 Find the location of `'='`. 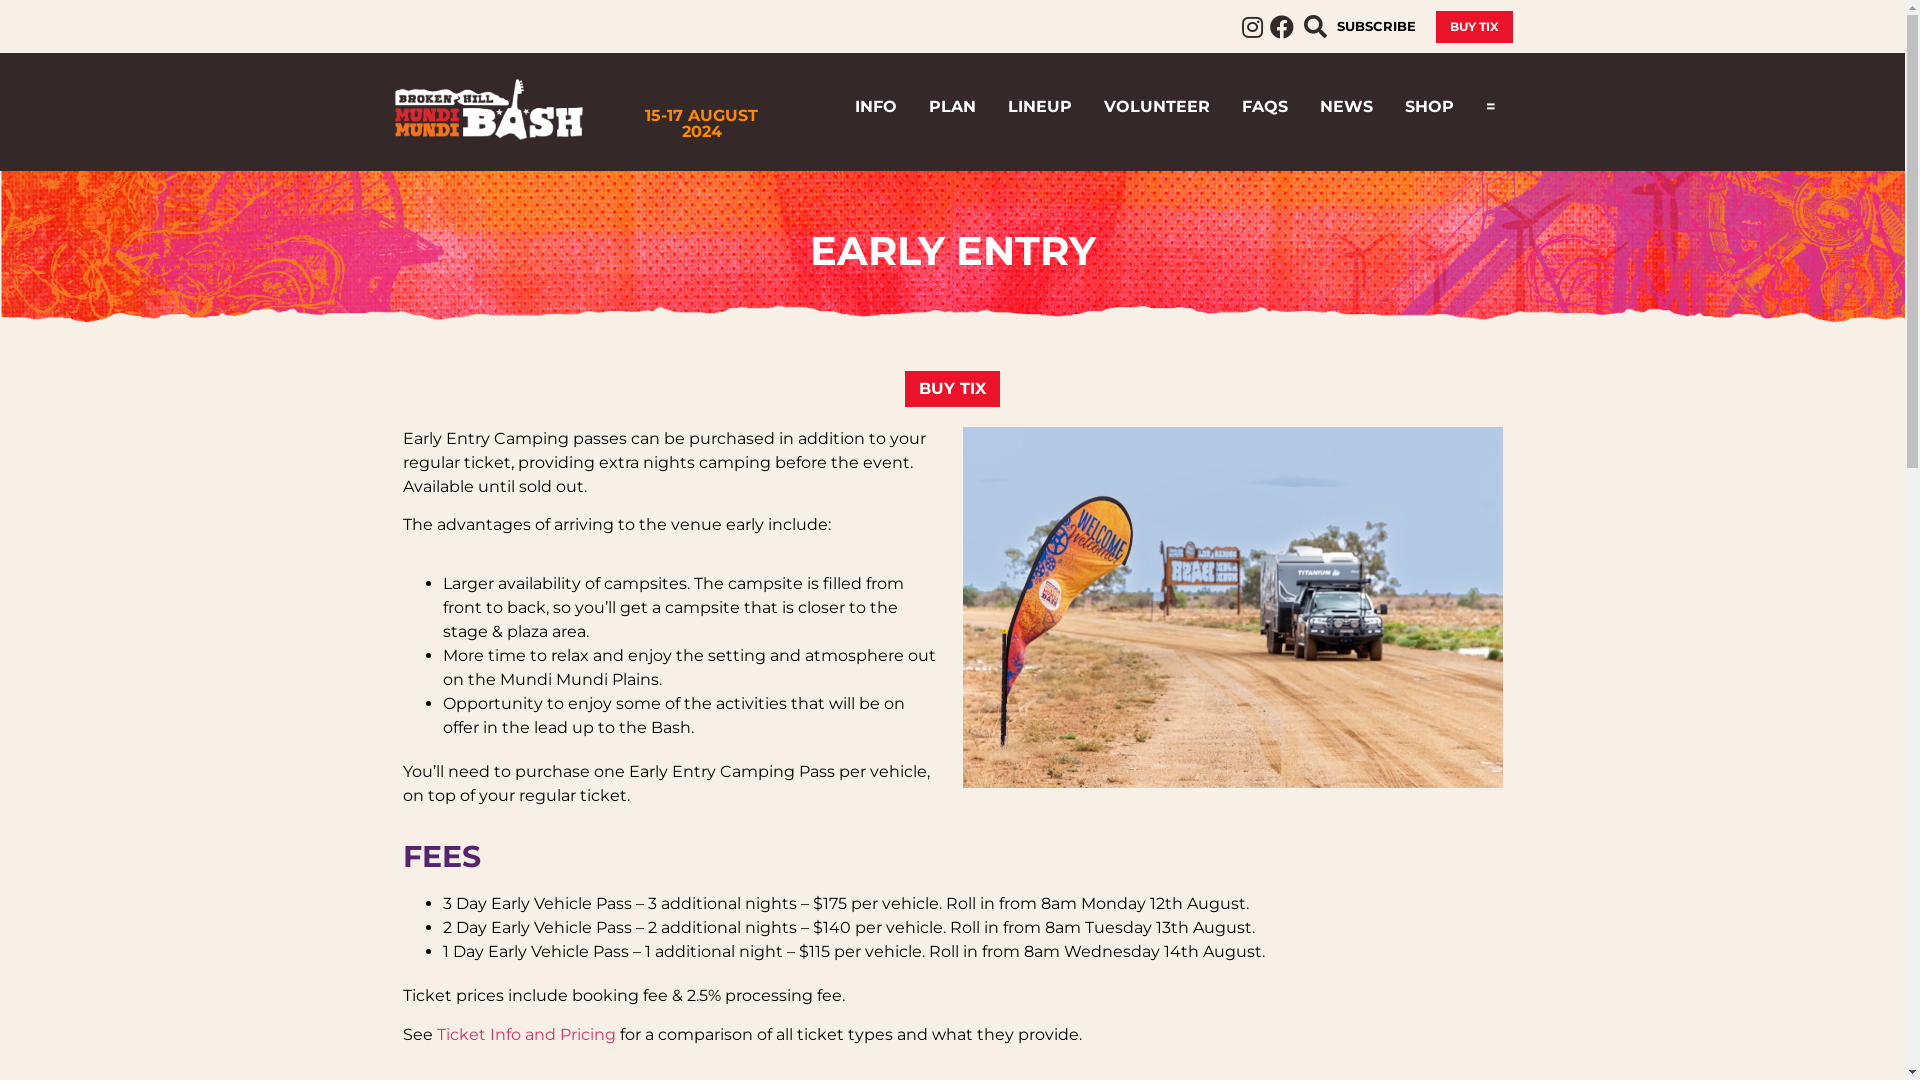

'=' is located at coordinates (1491, 107).